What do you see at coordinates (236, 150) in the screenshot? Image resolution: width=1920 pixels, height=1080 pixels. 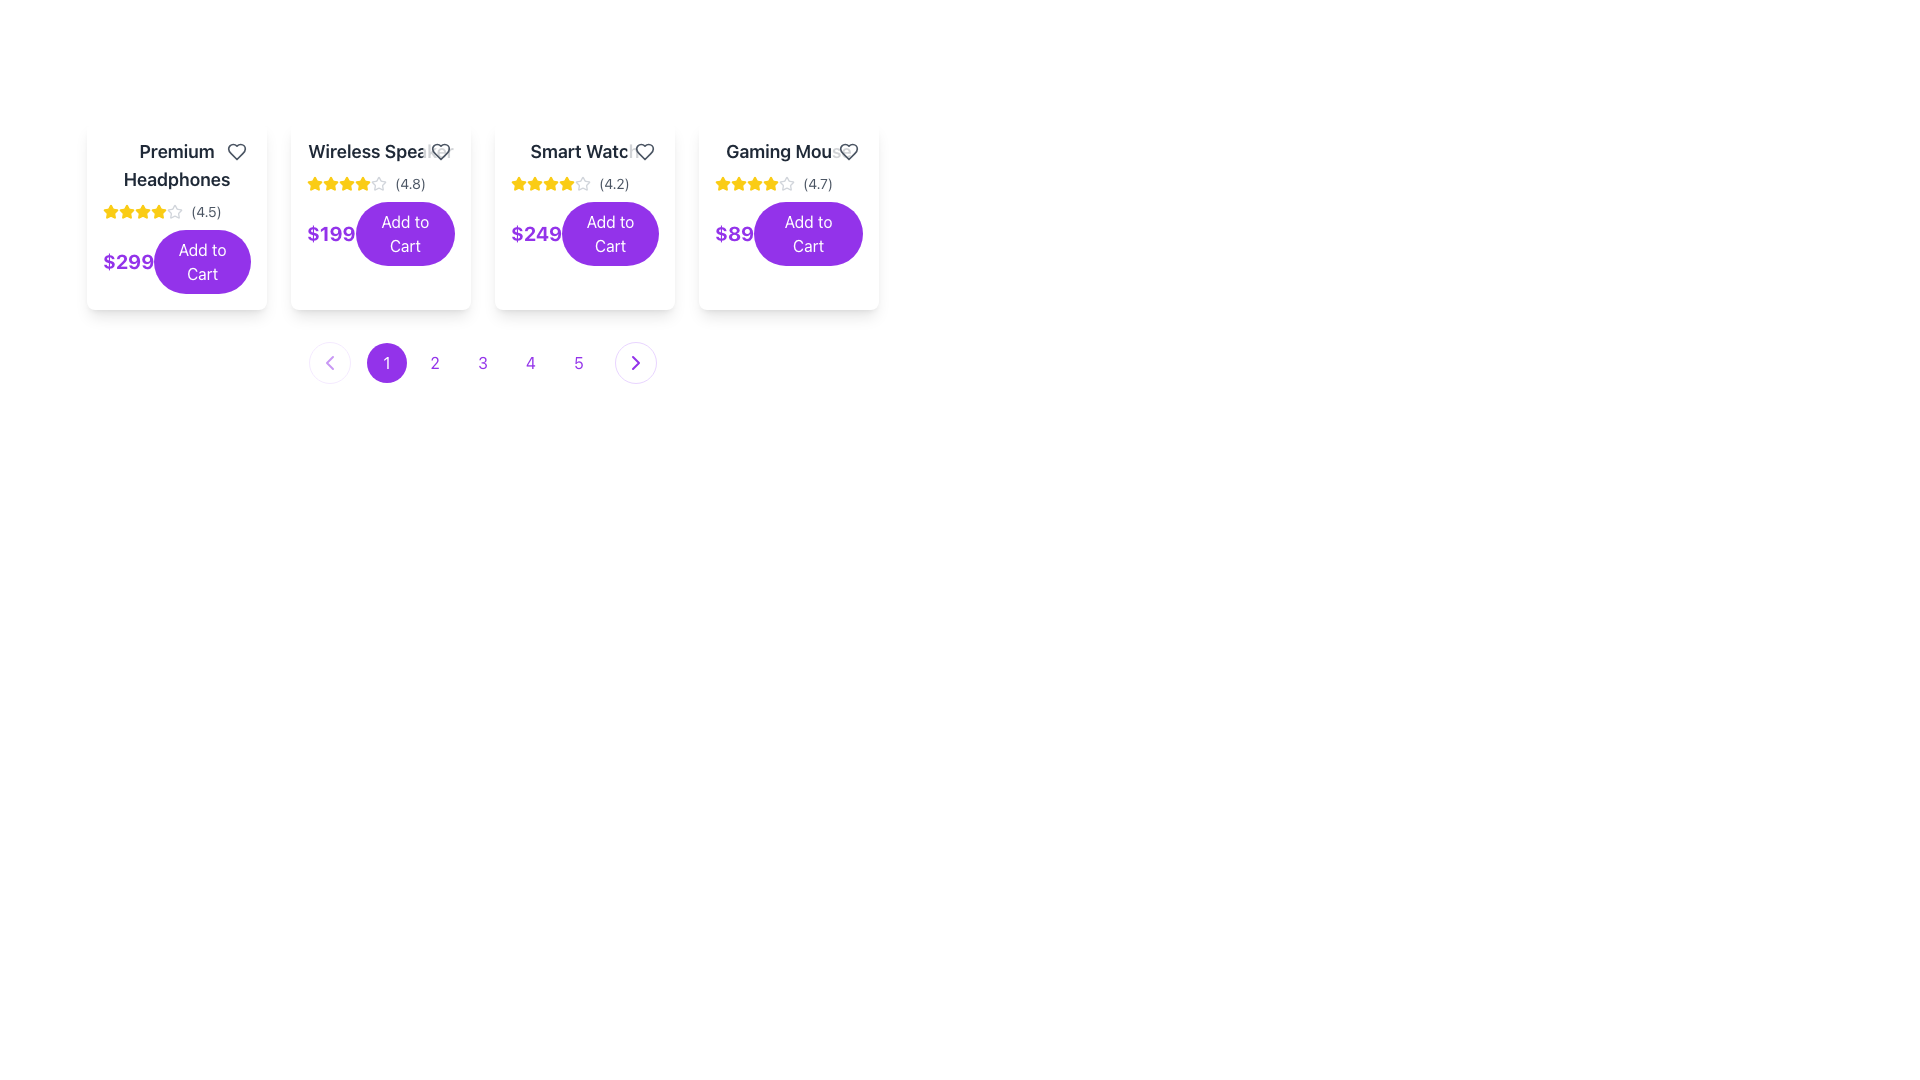 I see `the heart-shaped icon button located at the top-right corner of the 'Premium Headphones' card` at bounding box center [236, 150].